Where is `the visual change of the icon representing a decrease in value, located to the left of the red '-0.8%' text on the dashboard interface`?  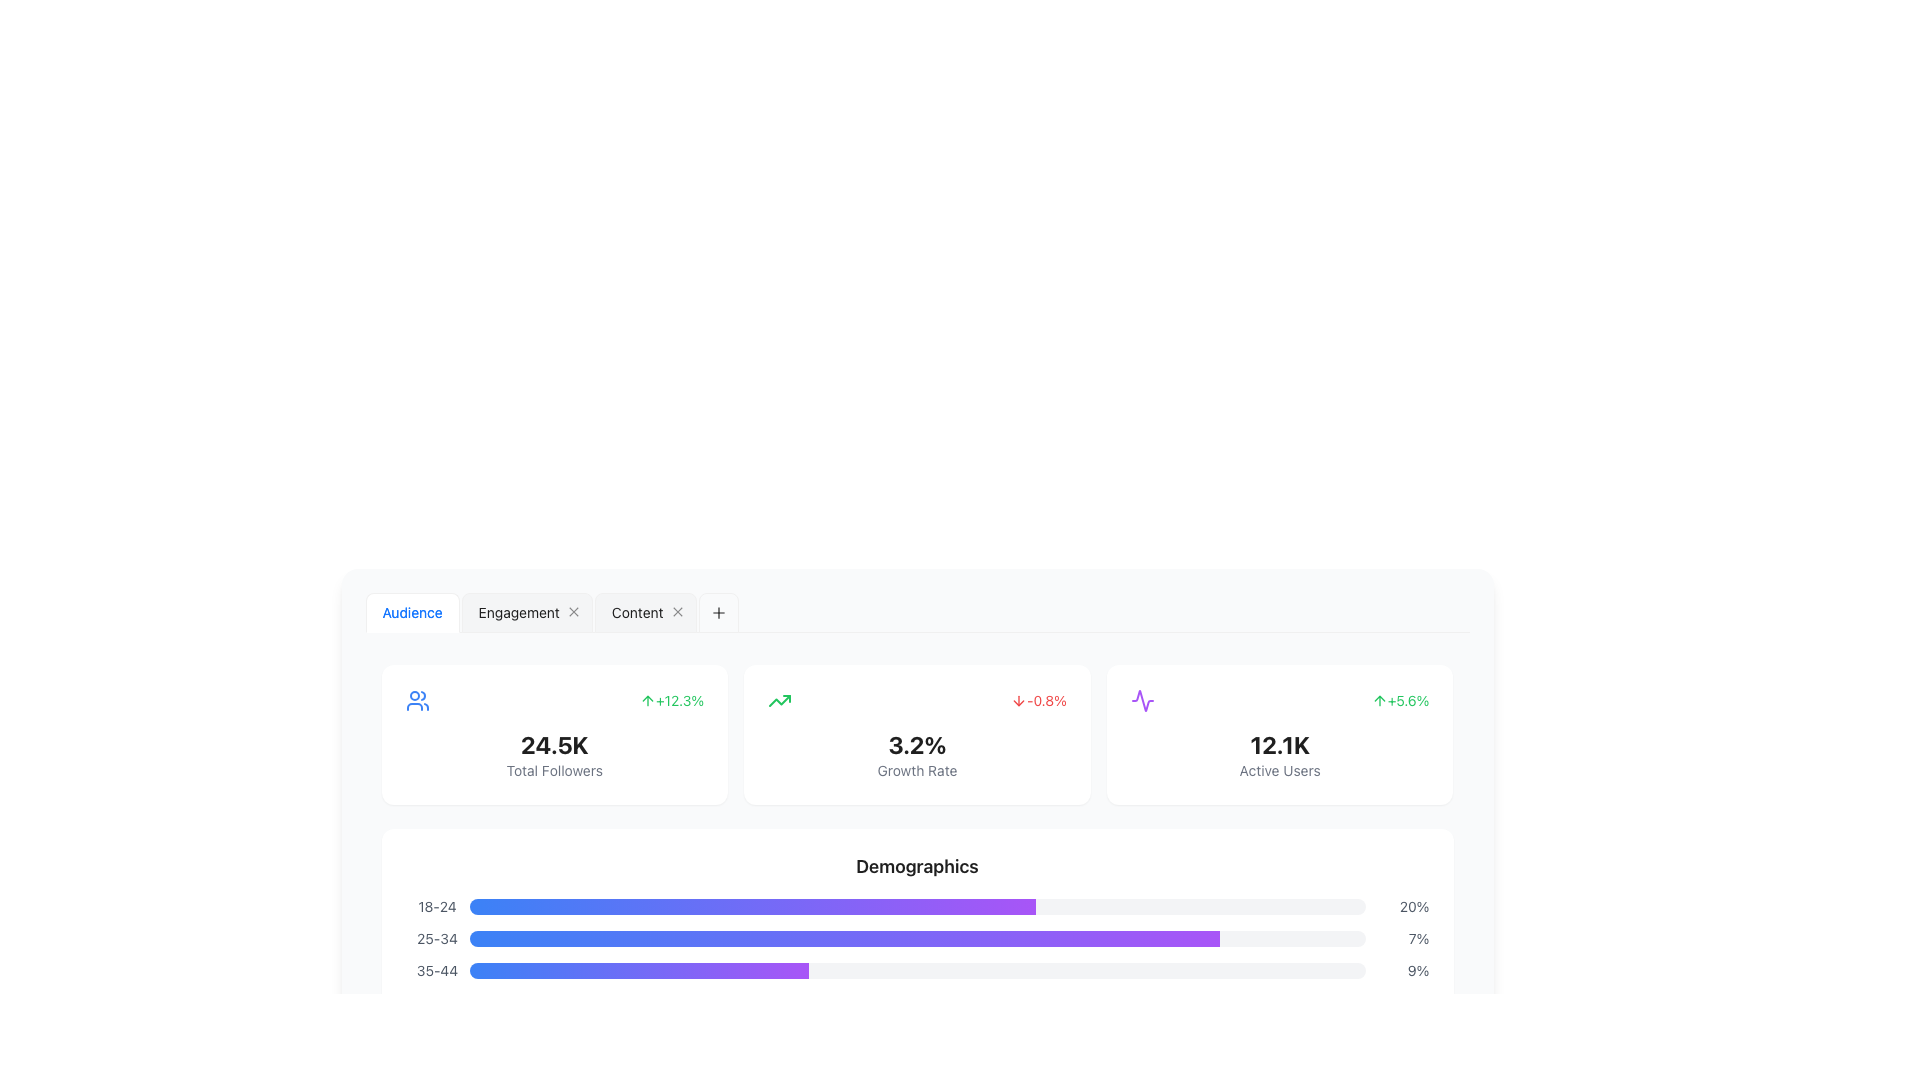
the visual change of the icon representing a decrease in value, located to the left of the red '-0.8%' text on the dashboard interface is located at coordinates (1019, 700).